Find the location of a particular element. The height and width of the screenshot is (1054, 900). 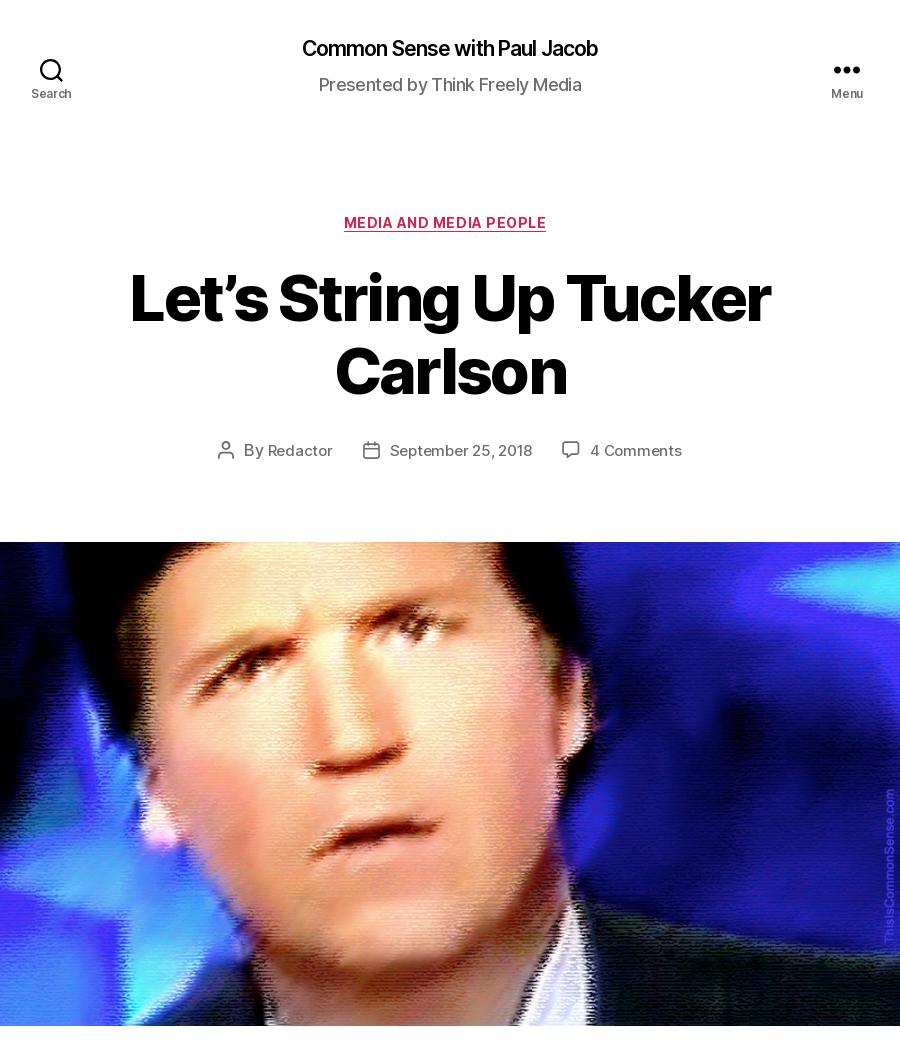

'Memes (refresh for more)' is located at coordinates (644, 726).